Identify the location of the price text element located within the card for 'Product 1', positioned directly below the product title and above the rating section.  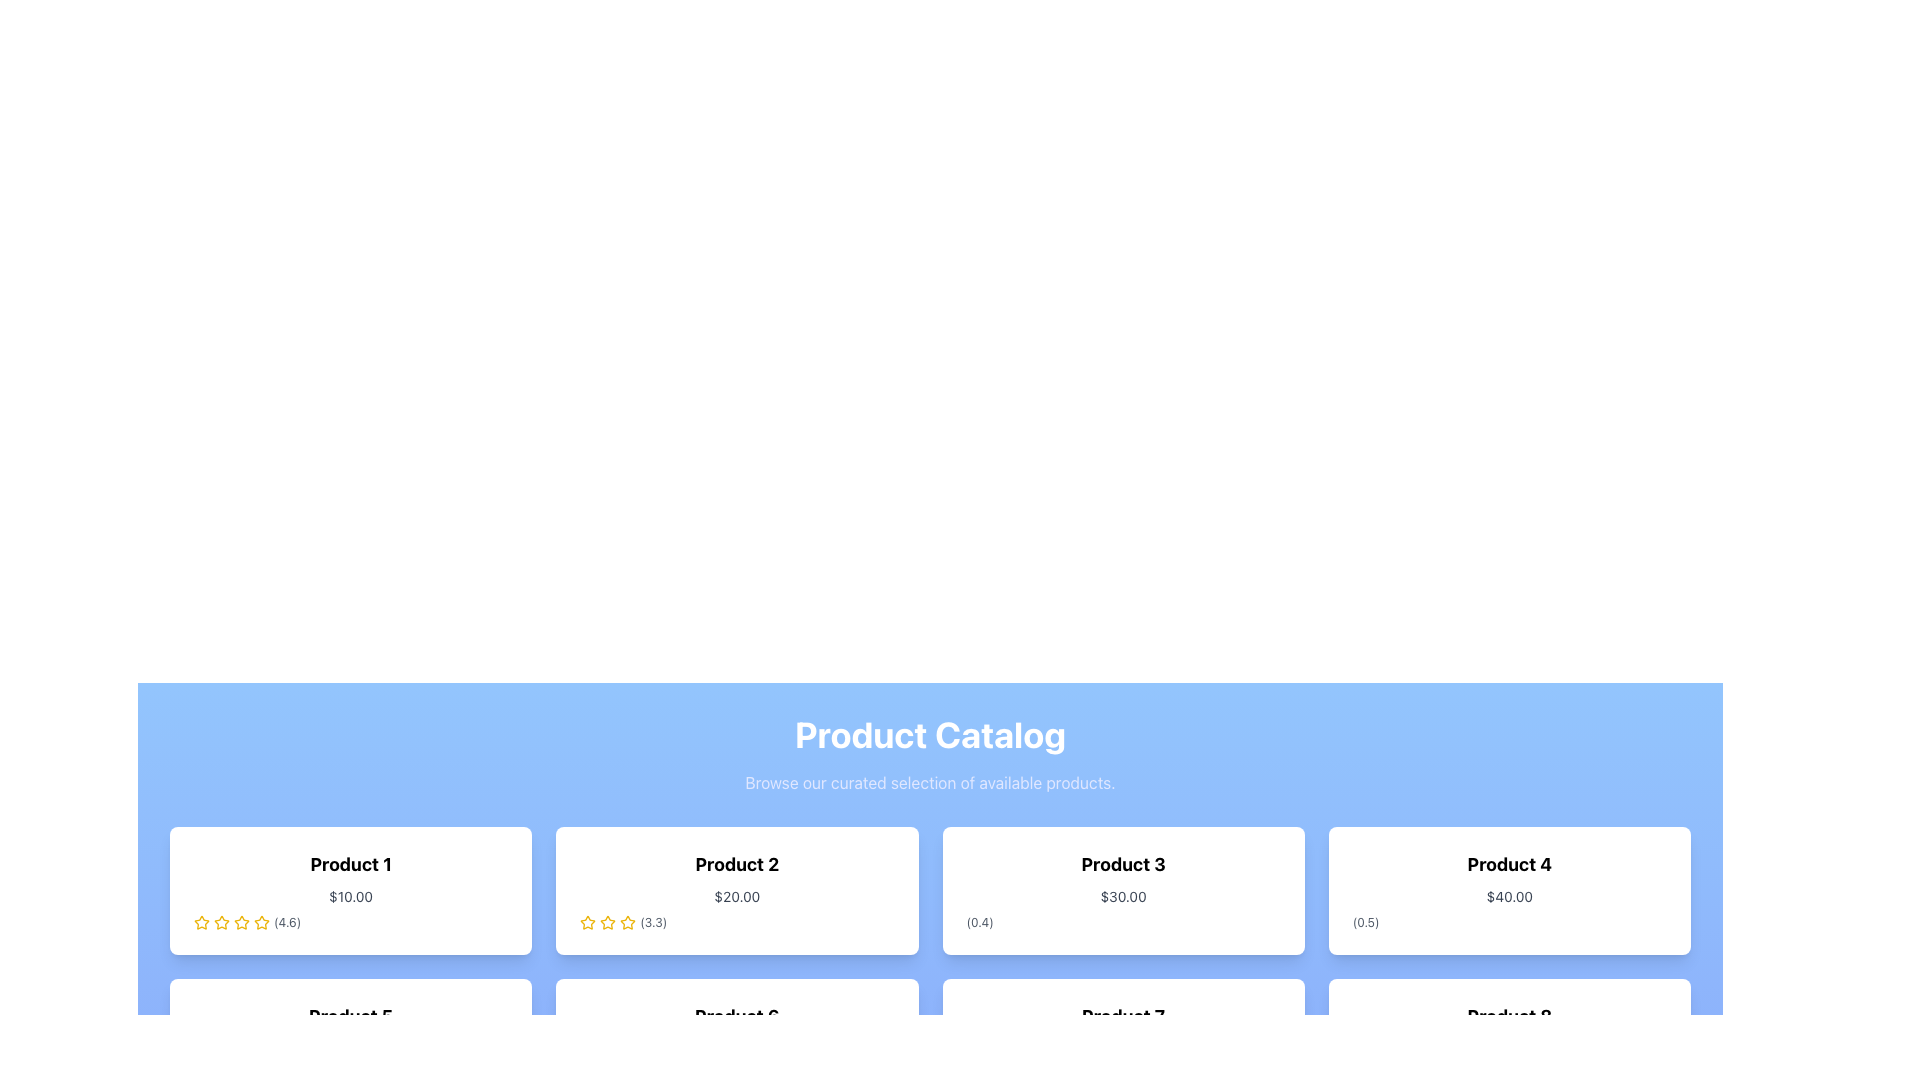
(351, 896).